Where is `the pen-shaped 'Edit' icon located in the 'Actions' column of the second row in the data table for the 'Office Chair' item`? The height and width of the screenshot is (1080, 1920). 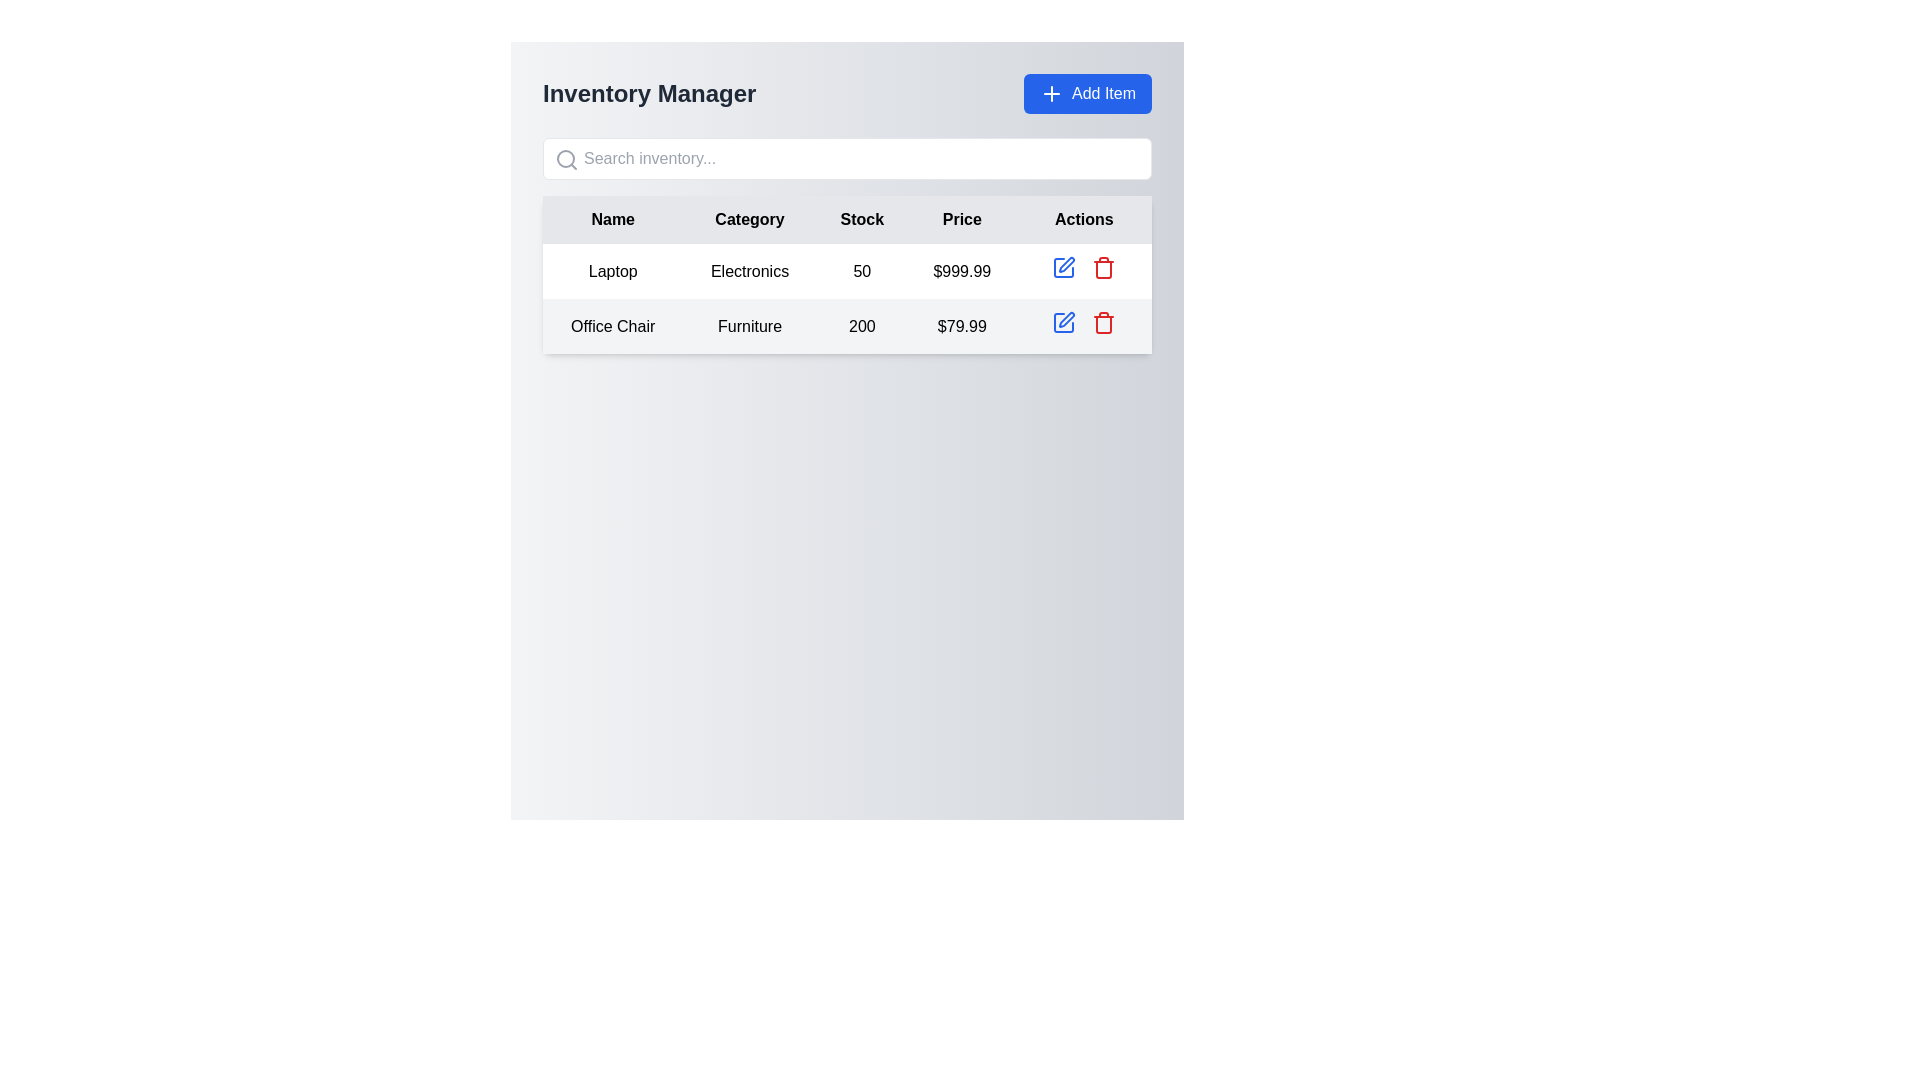
the pen-shaped 'Edit' icon located in the 'Actions' column of the second row in the data table for the 'Office Chair' item is located at coordinates (1066, 319).